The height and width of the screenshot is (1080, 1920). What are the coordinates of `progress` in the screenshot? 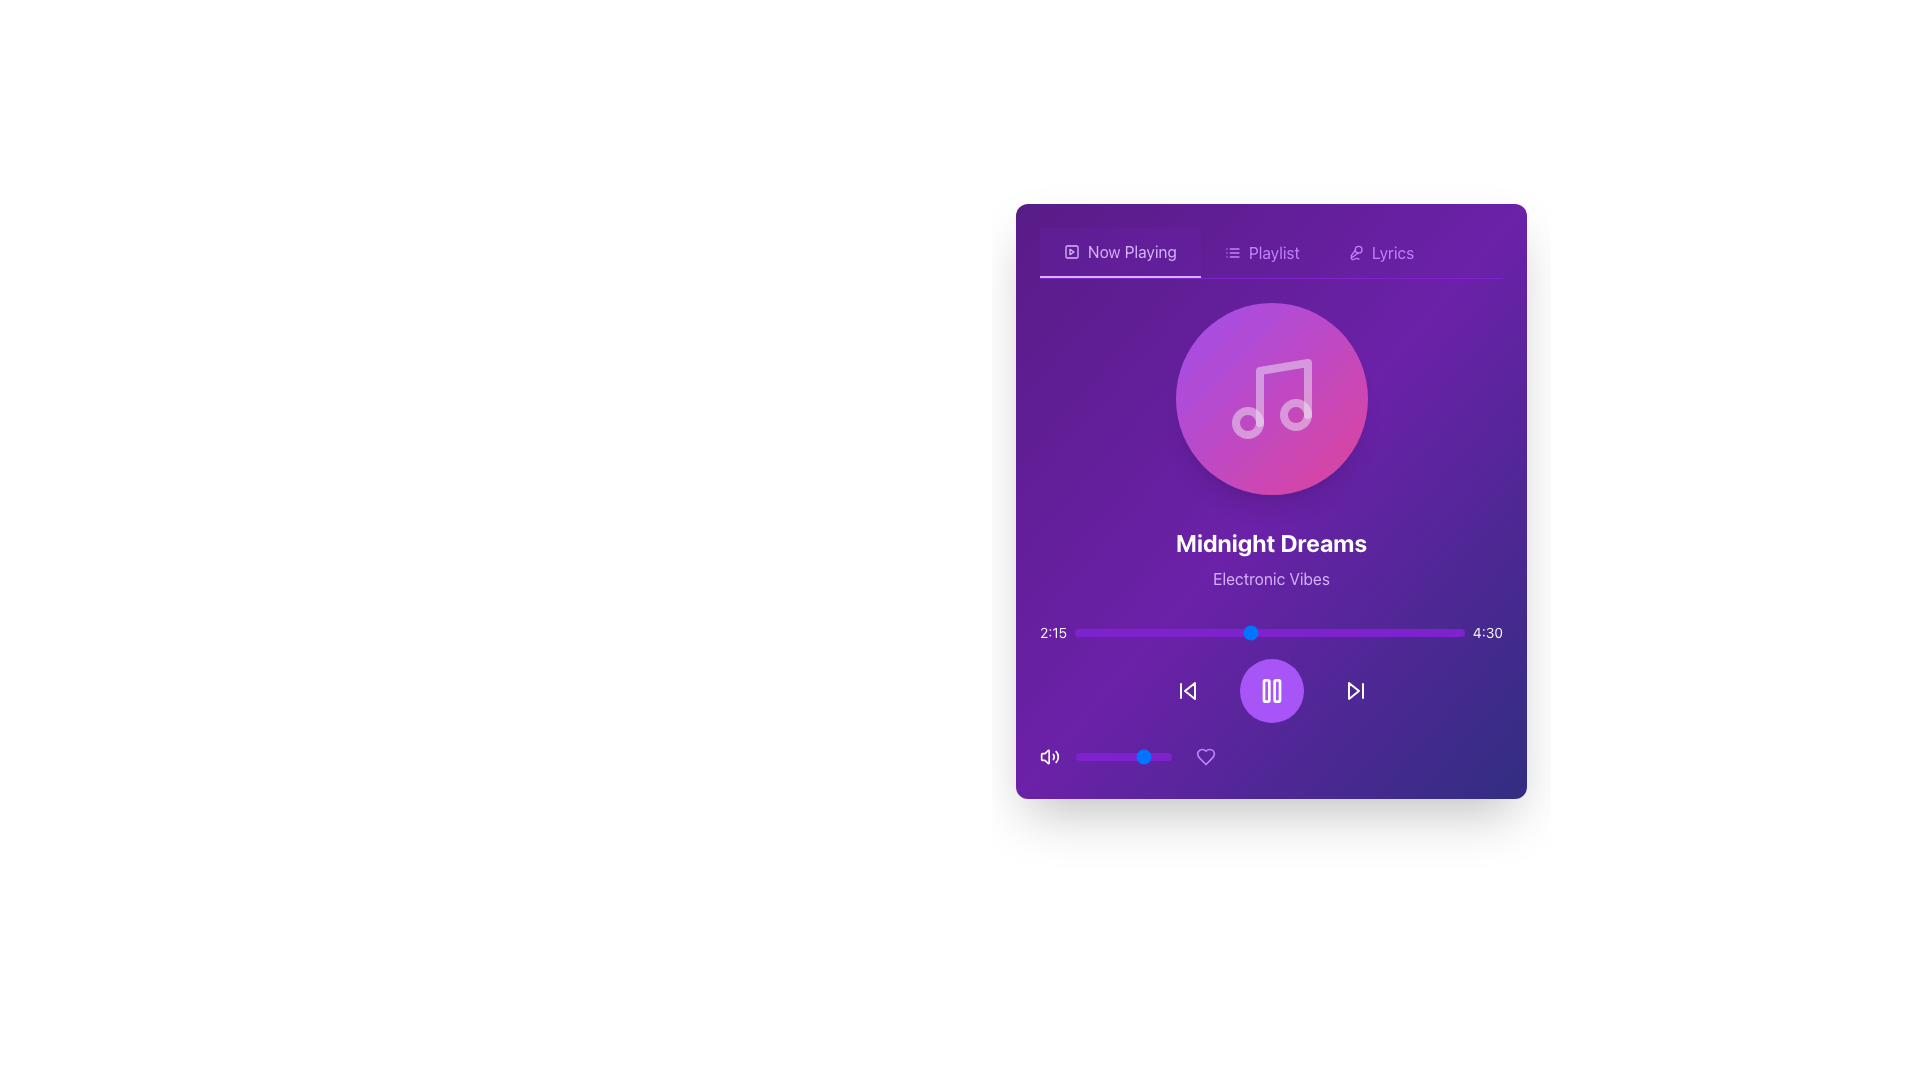 It's located at (1085, 632).